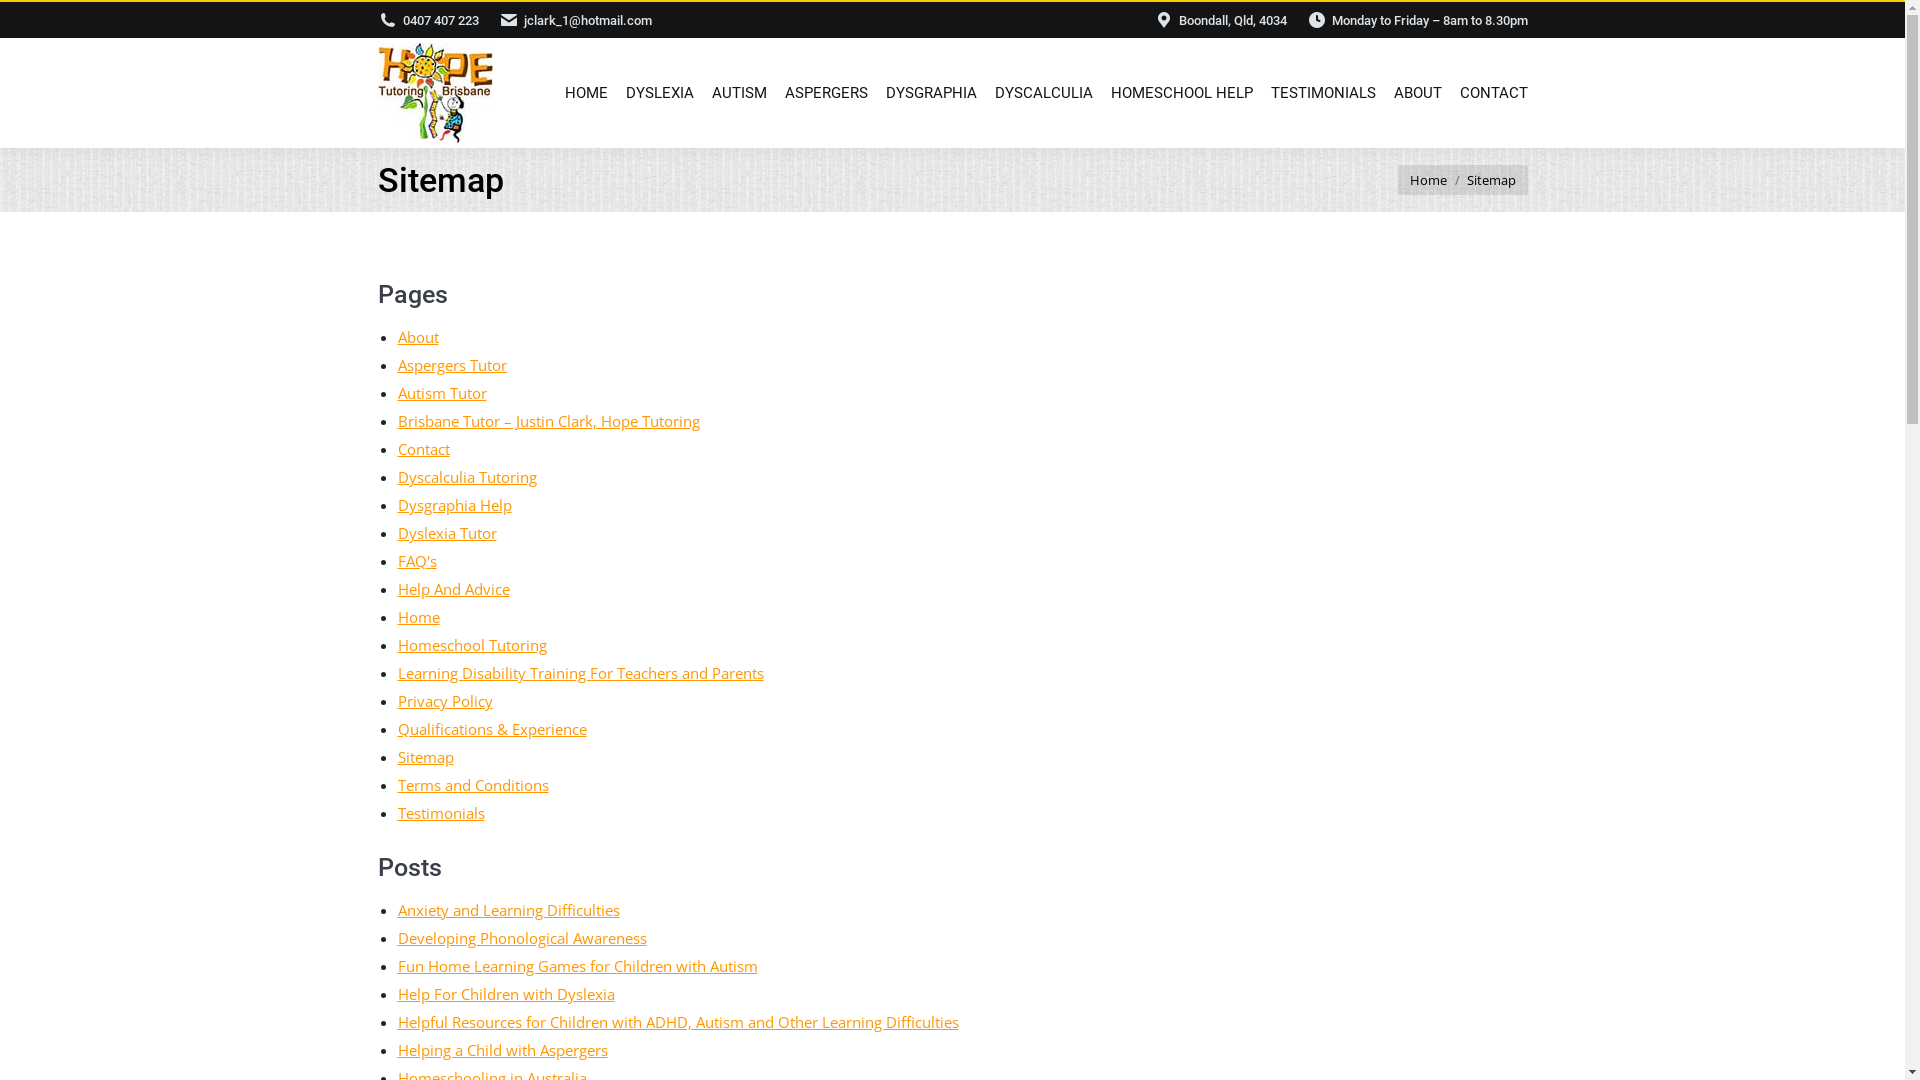 This screenshot has width=1920, height=1080. What do you see at coordinates (398, 784) in the screenshot?
I see `'Terms and Conditions'` at bounding box center [398, 784].